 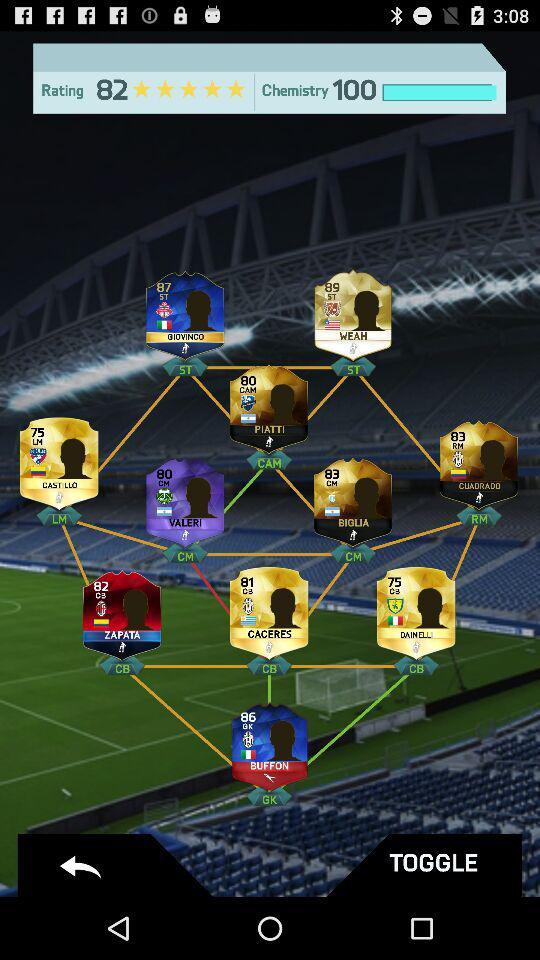 What do you see at coordinates (352, 496) in the screenshot?
I see `player` at bounding box center [352, 496].